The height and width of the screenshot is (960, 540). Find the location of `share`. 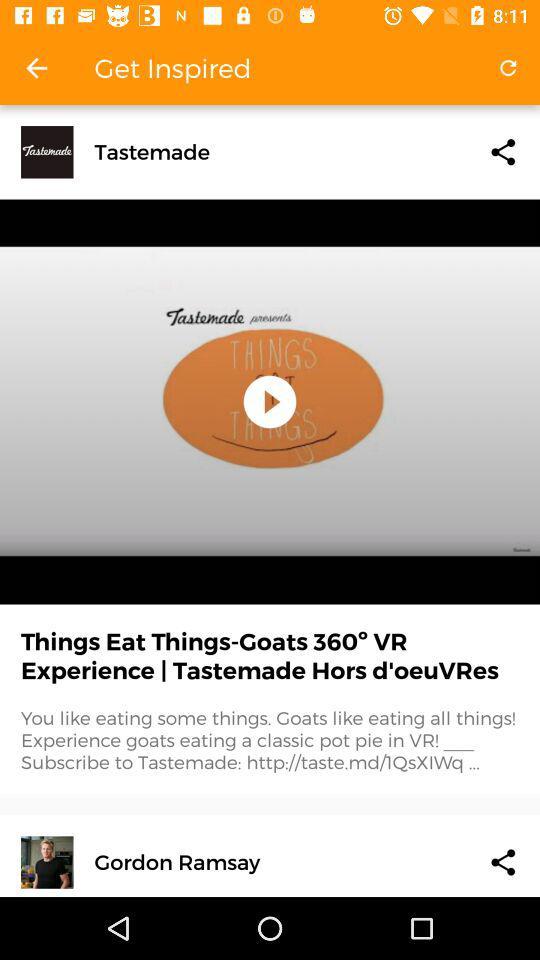

share is located at coordinates (502, 151).